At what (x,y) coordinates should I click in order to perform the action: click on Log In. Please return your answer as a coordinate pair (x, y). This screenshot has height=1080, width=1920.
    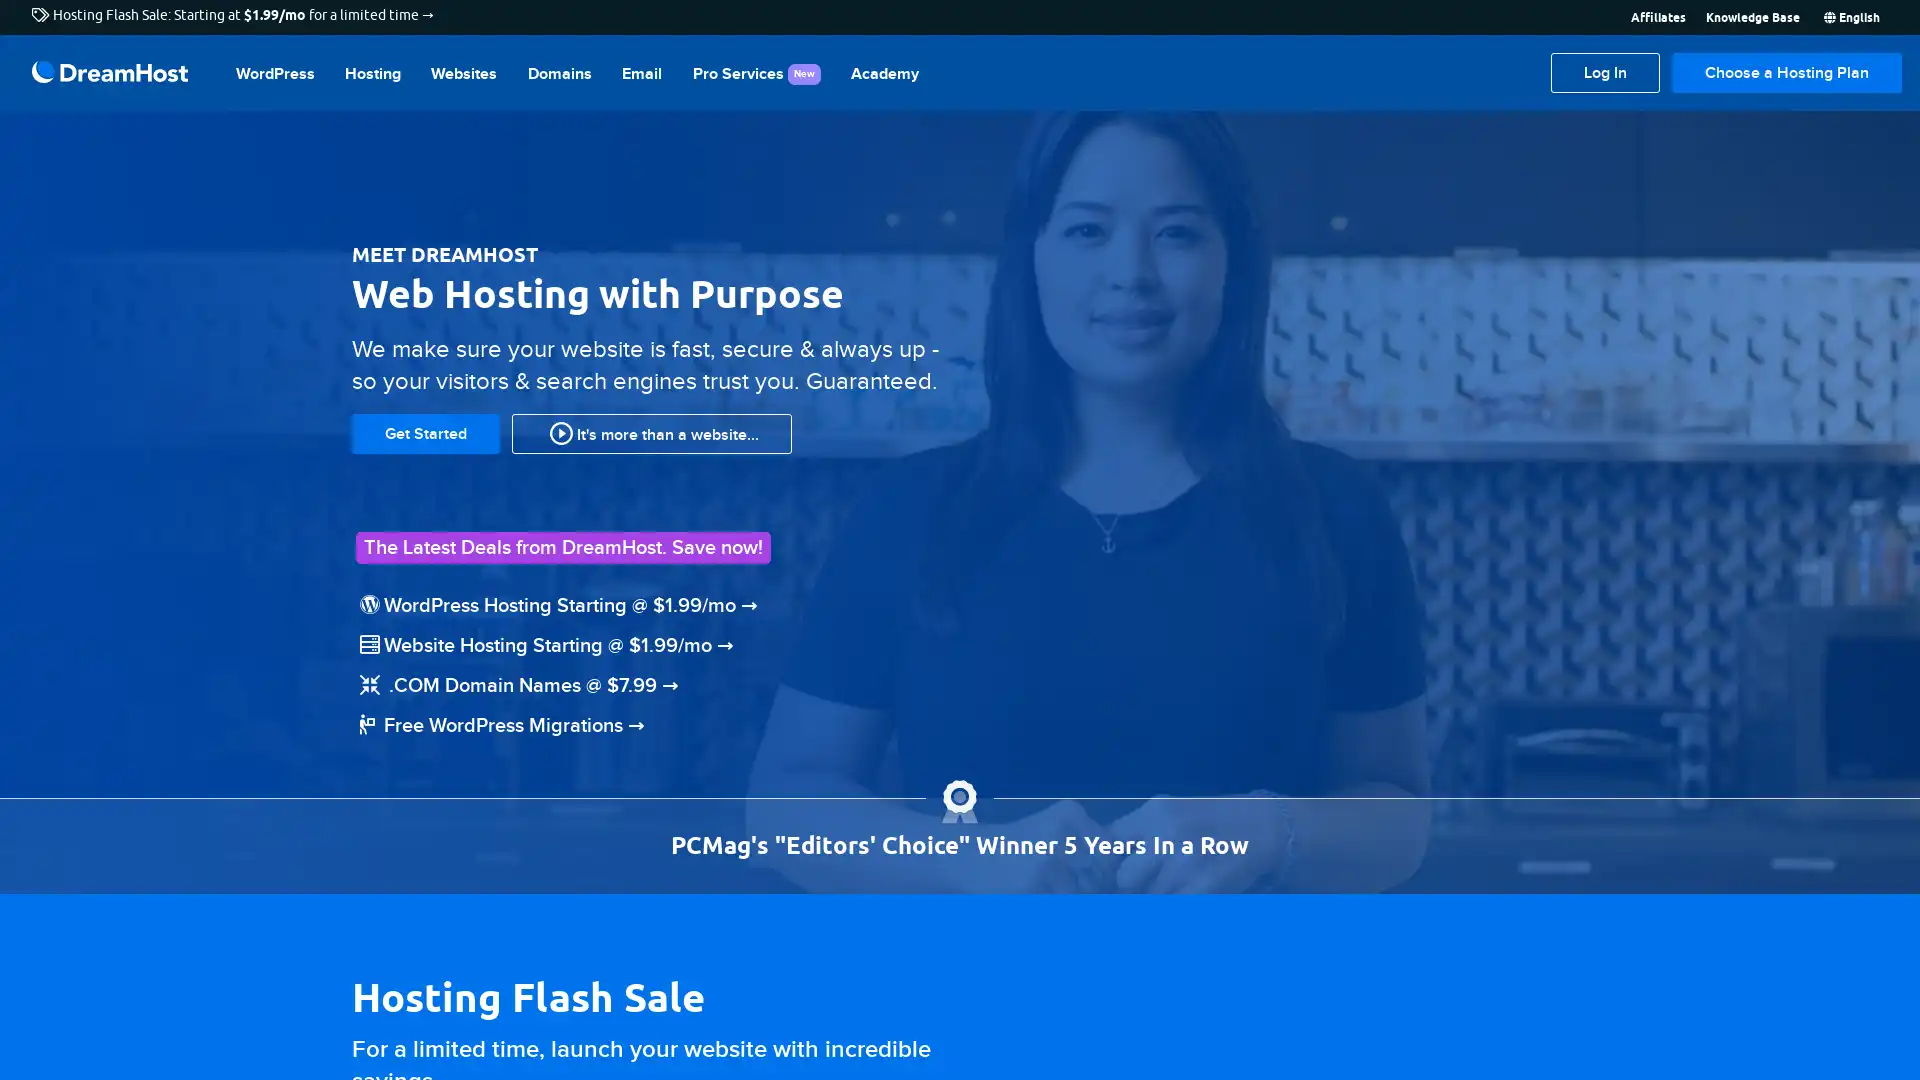
    Looking at the image, I should click on (1605, 72).